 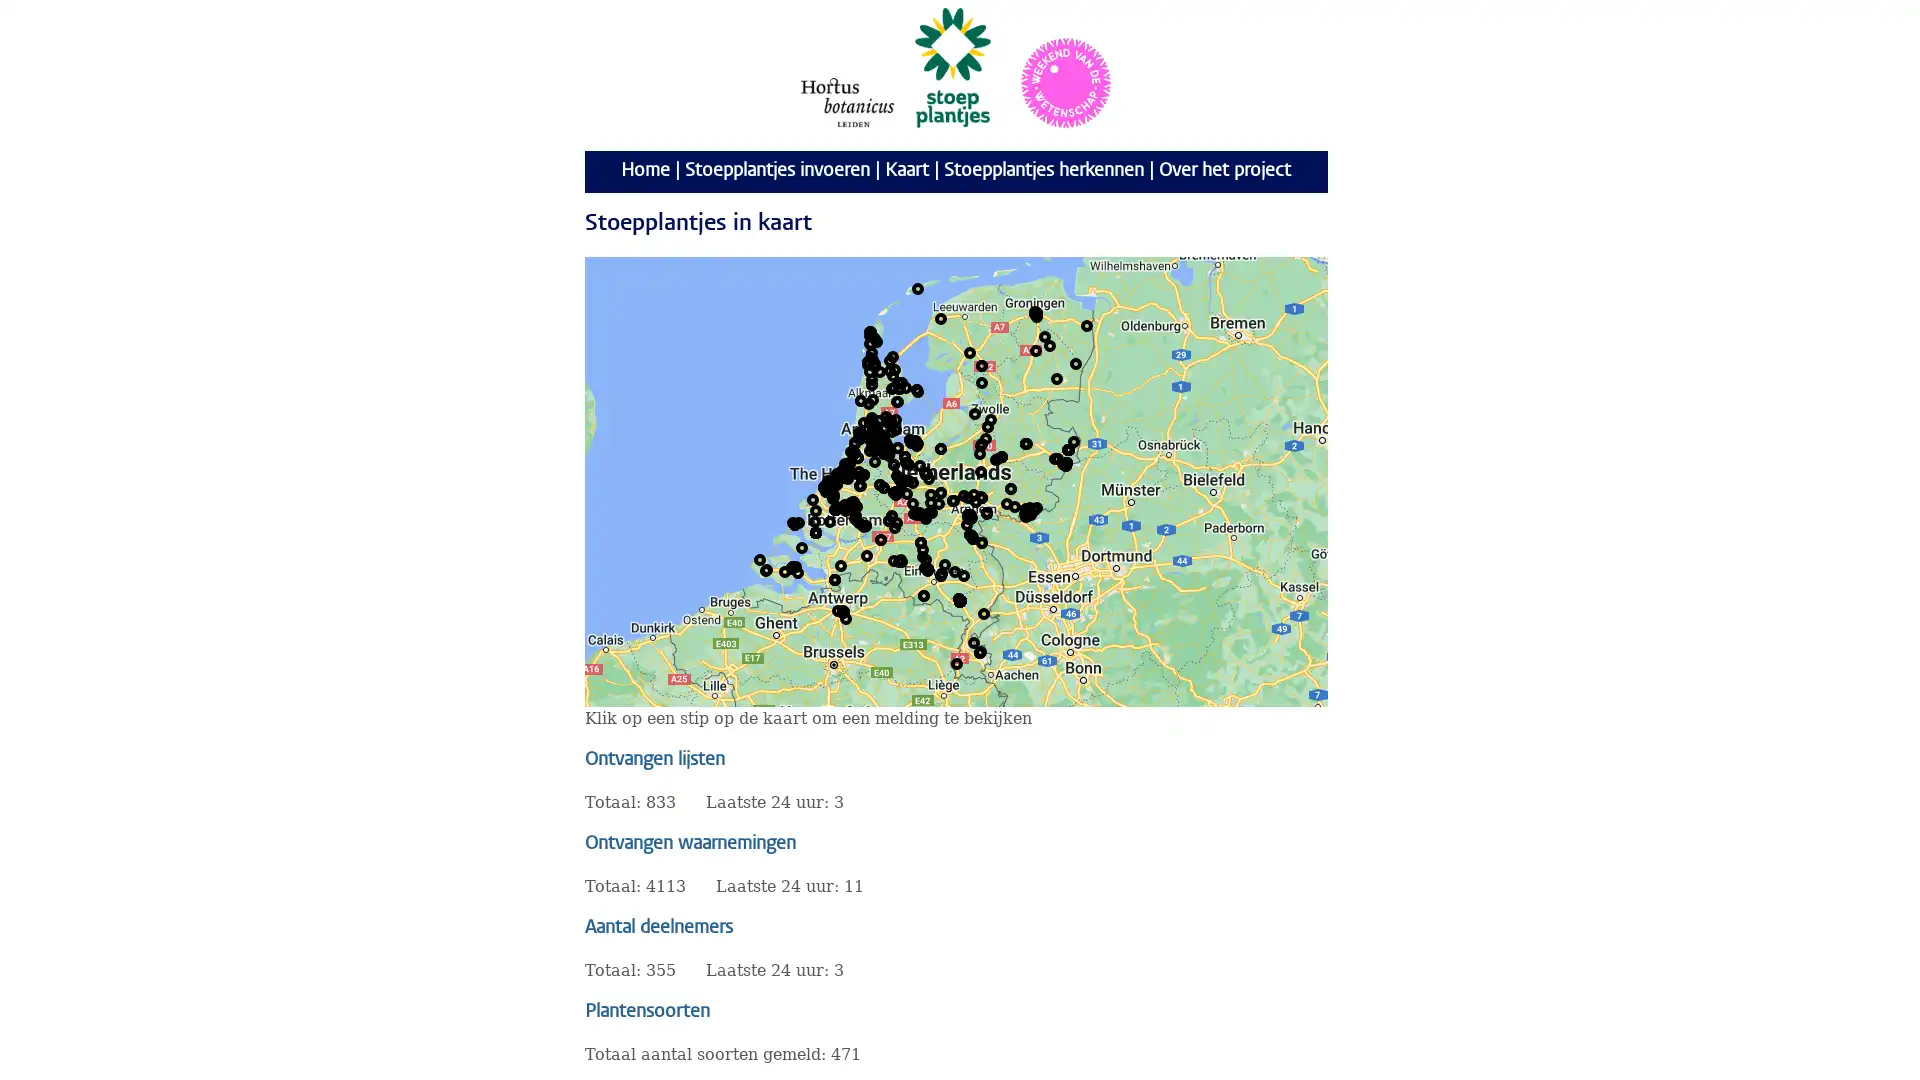 I want to click on Telling van Beppie op 01 juni 2022, so click(x=915, y=389).